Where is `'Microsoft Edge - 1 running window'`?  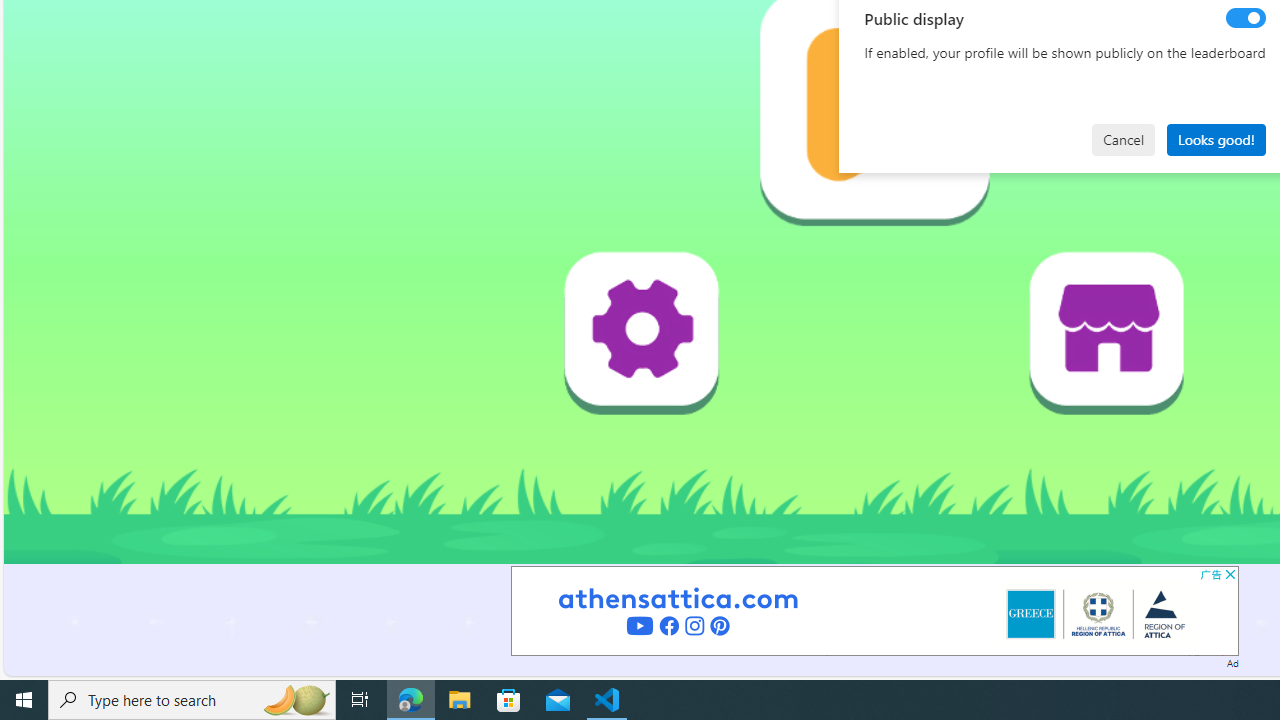
'Microsoft Edge - 1 running window' is located at coordinates (410, 698).